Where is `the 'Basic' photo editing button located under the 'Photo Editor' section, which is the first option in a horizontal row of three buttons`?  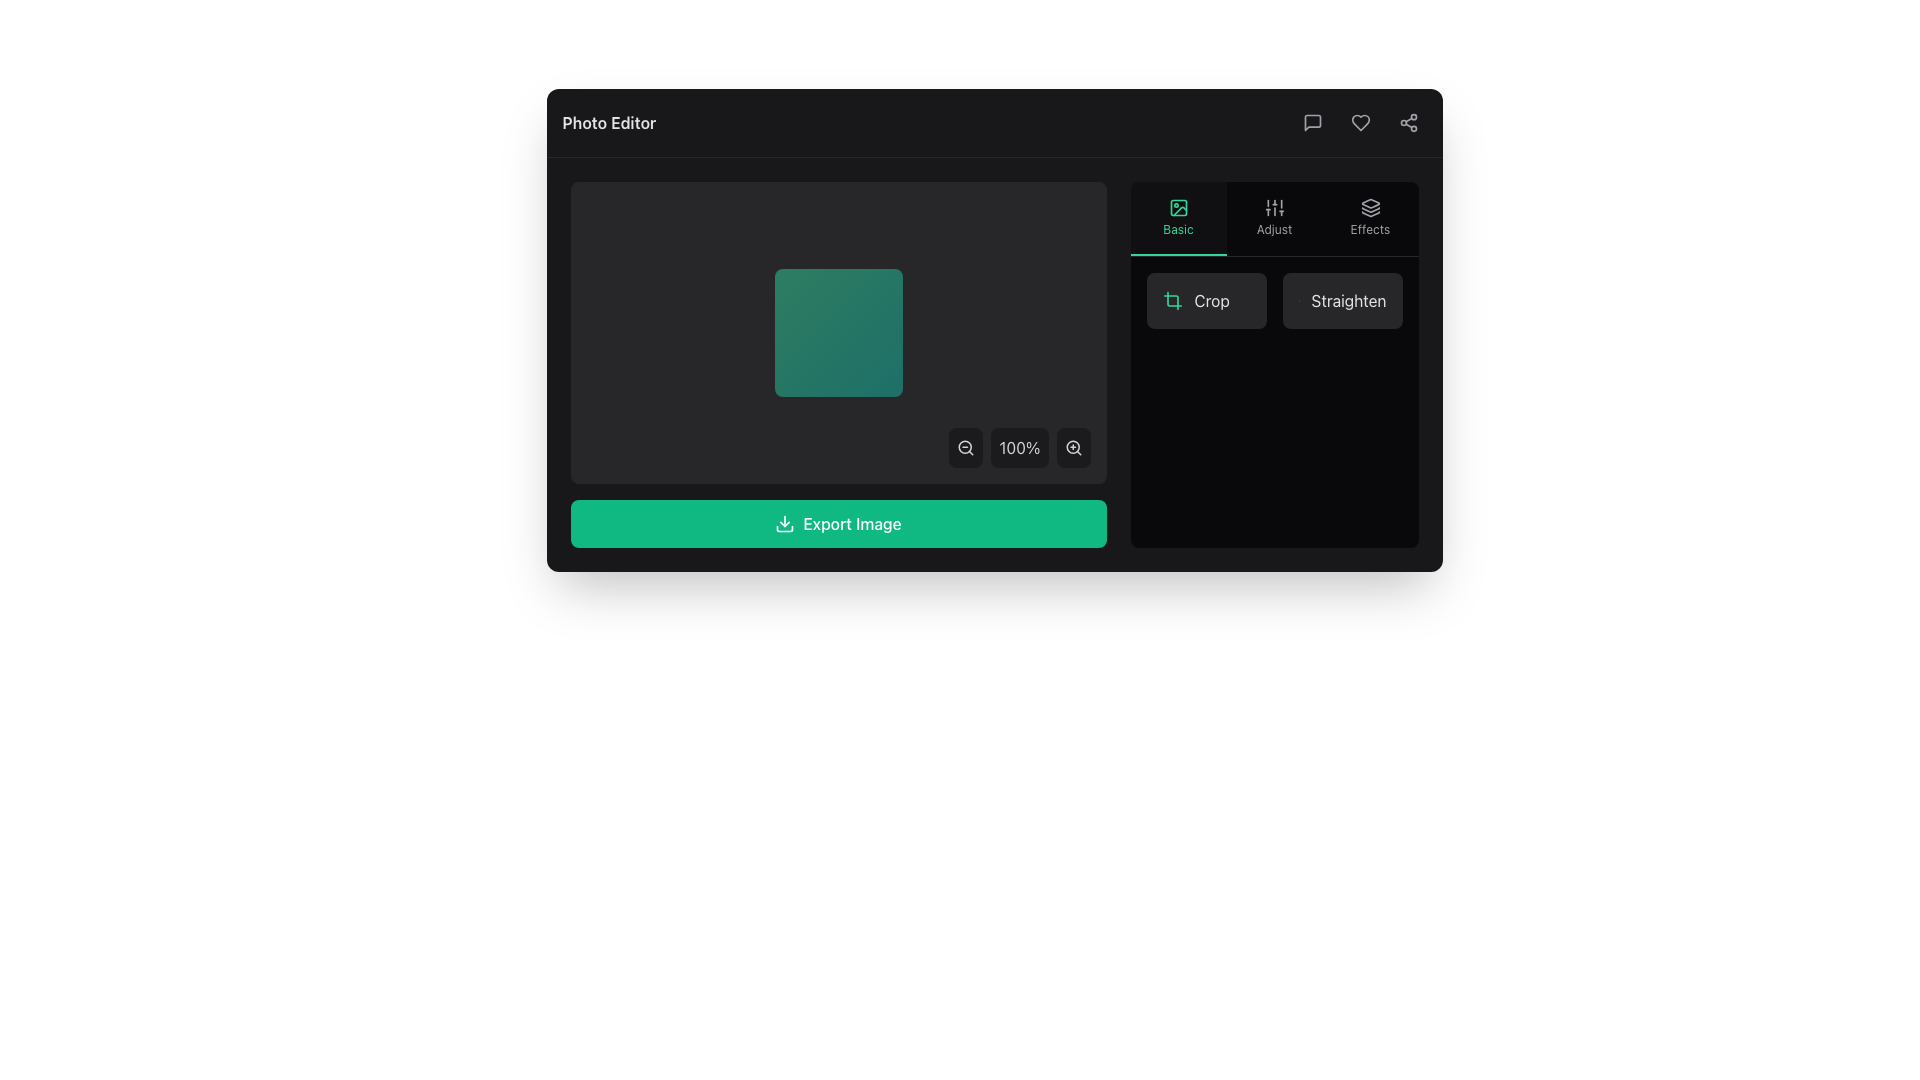
the 'Basic' photo editing button located under the 'Photo Editor' section, which is the first option in a horizontal row of three buttons is located at coordinates (1177, 219).